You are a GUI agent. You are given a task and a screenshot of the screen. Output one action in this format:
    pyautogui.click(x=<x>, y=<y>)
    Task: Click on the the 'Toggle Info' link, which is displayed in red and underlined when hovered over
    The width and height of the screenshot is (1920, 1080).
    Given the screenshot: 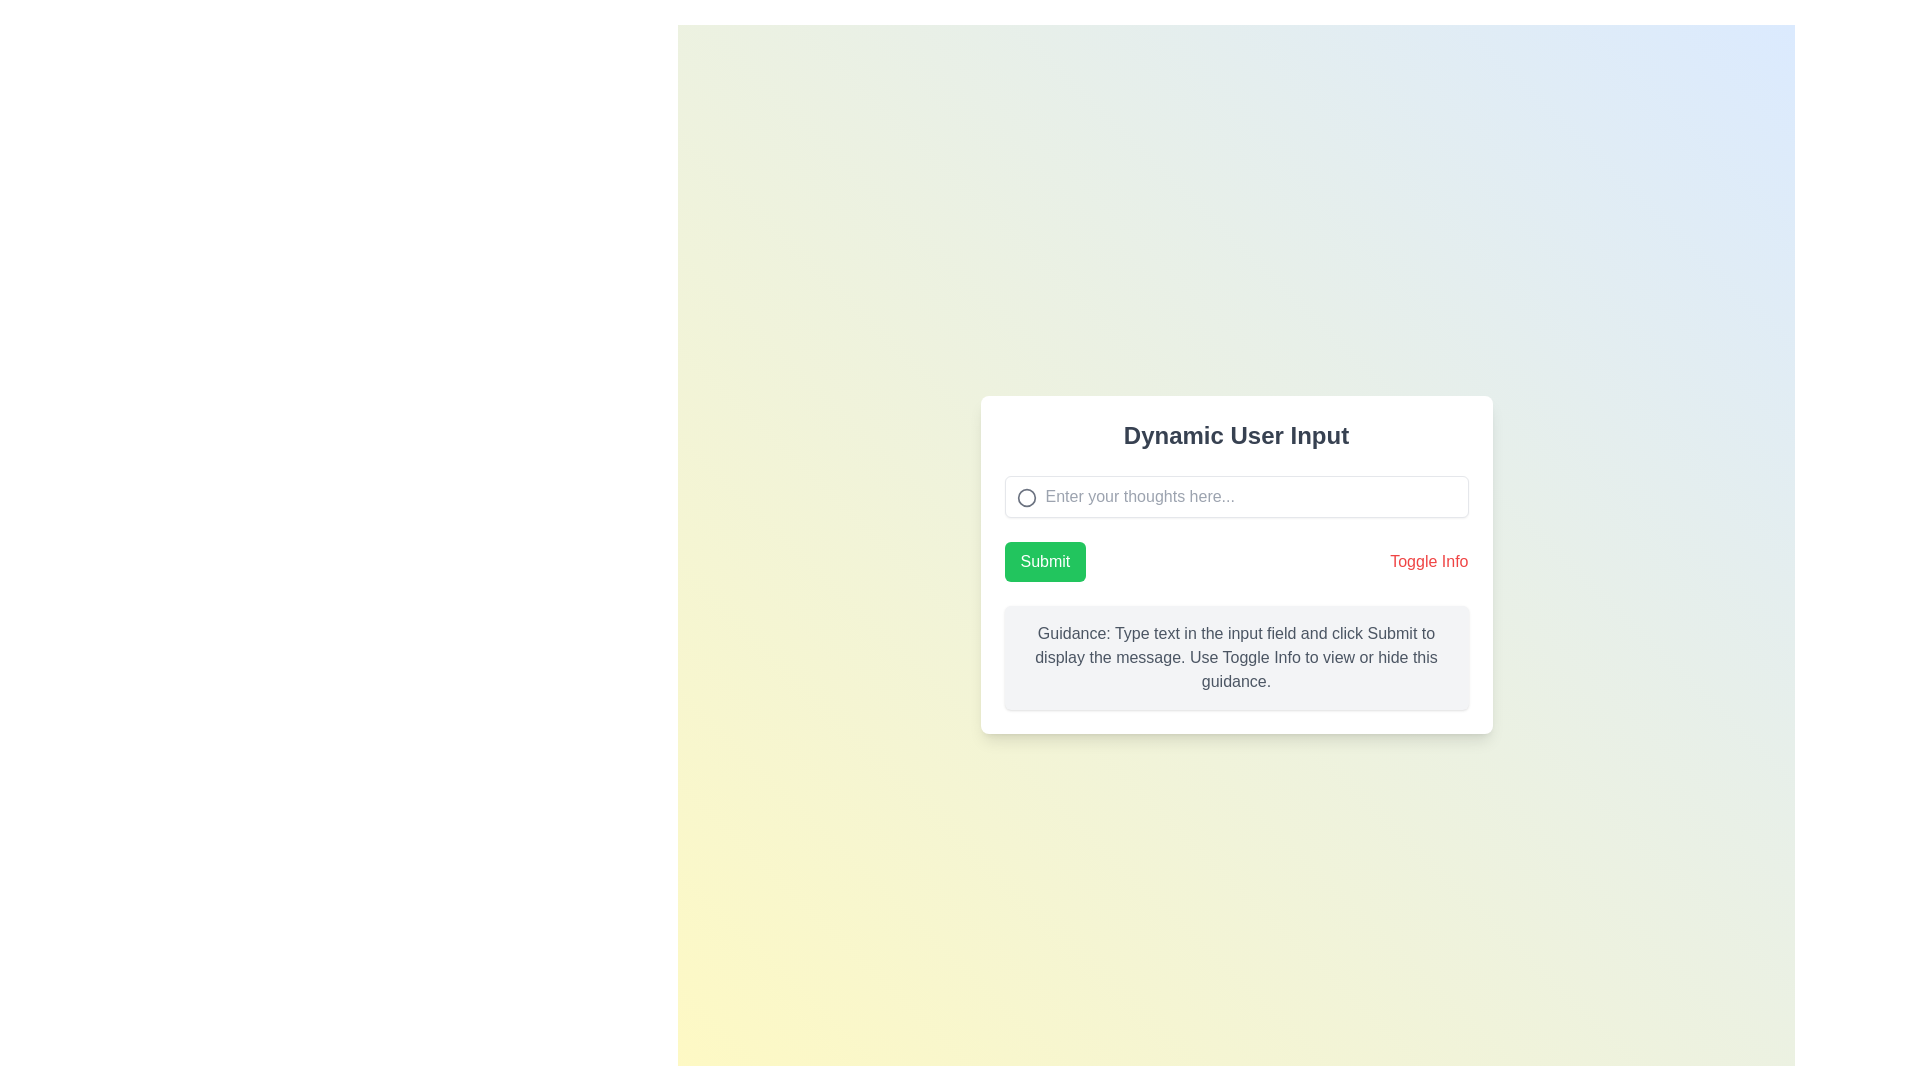 What is the action you would take?
    pyautogui.click(x=1428, y=562)
    